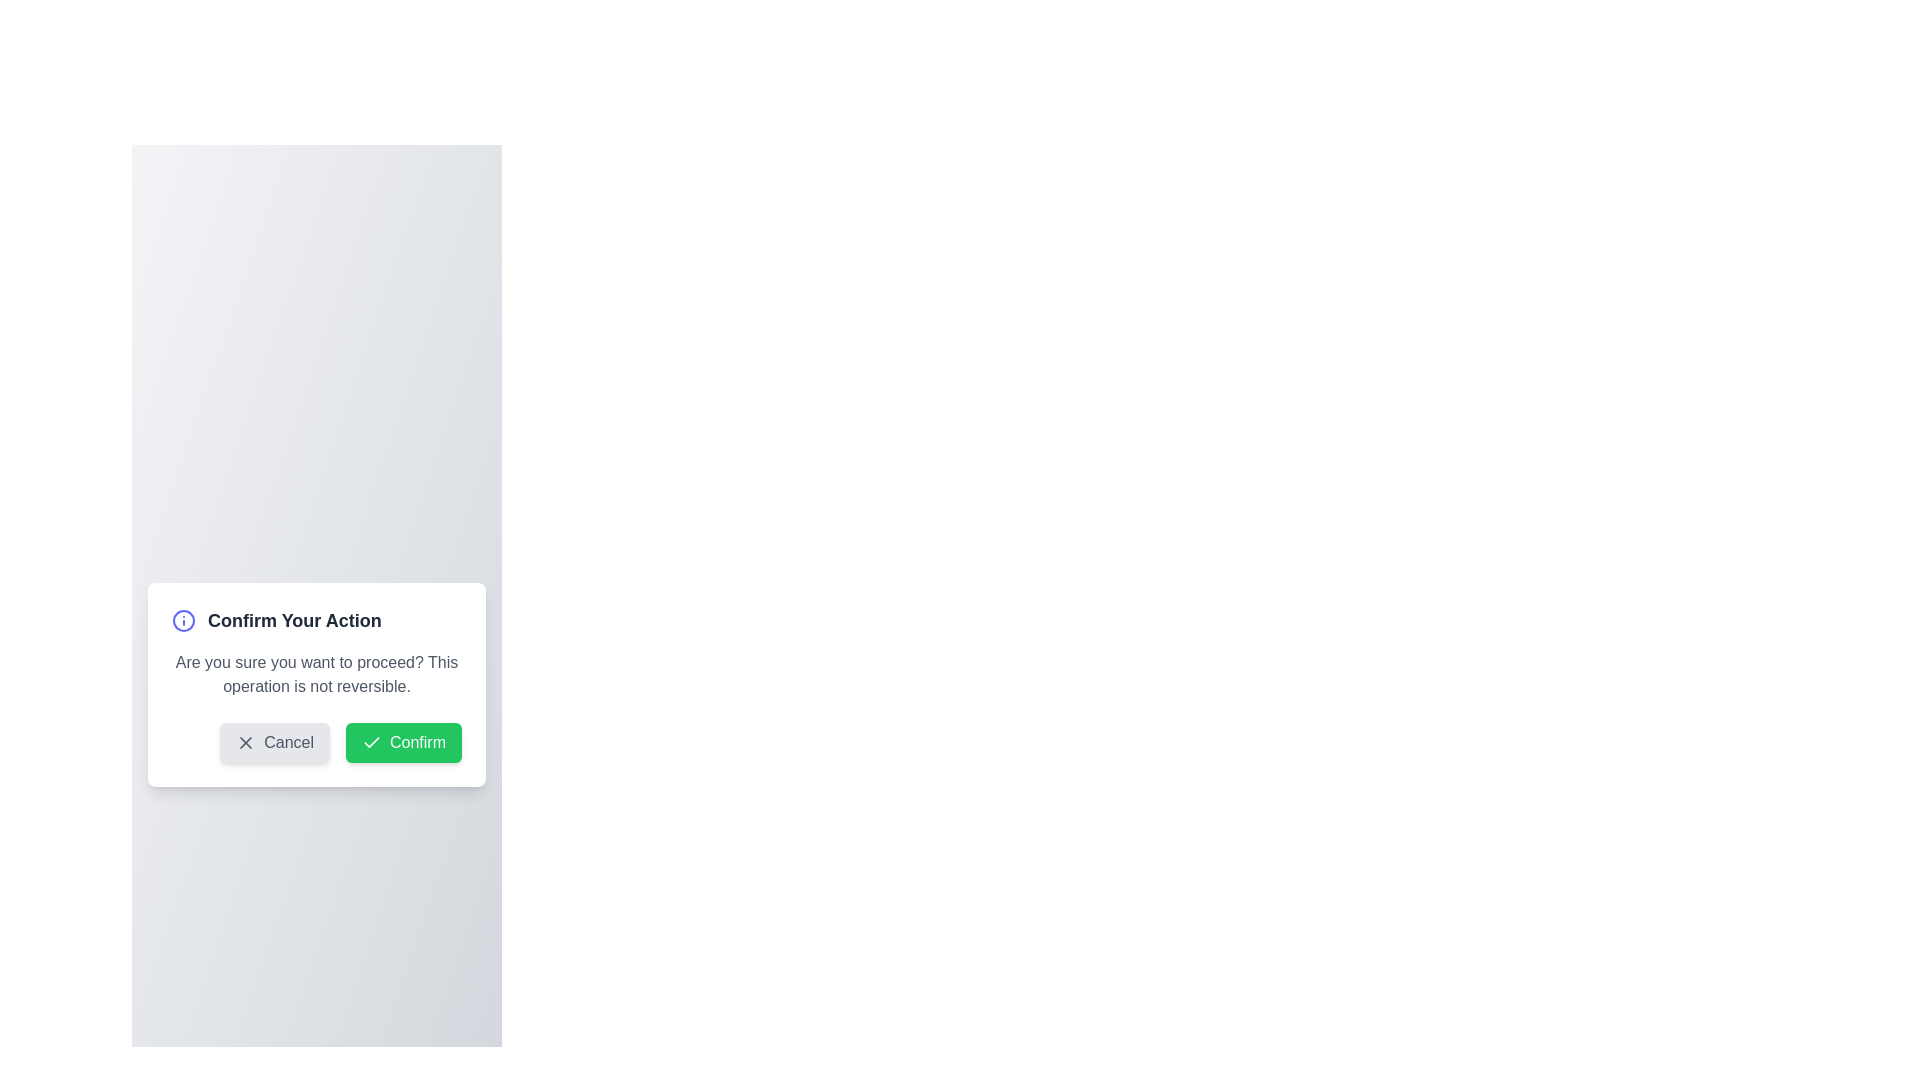 This screenshot has width=1920, height=1080. I want to click on the confirm button located at the bottom-right side of the modal dialog box to confirm the action, so click(402, 743).